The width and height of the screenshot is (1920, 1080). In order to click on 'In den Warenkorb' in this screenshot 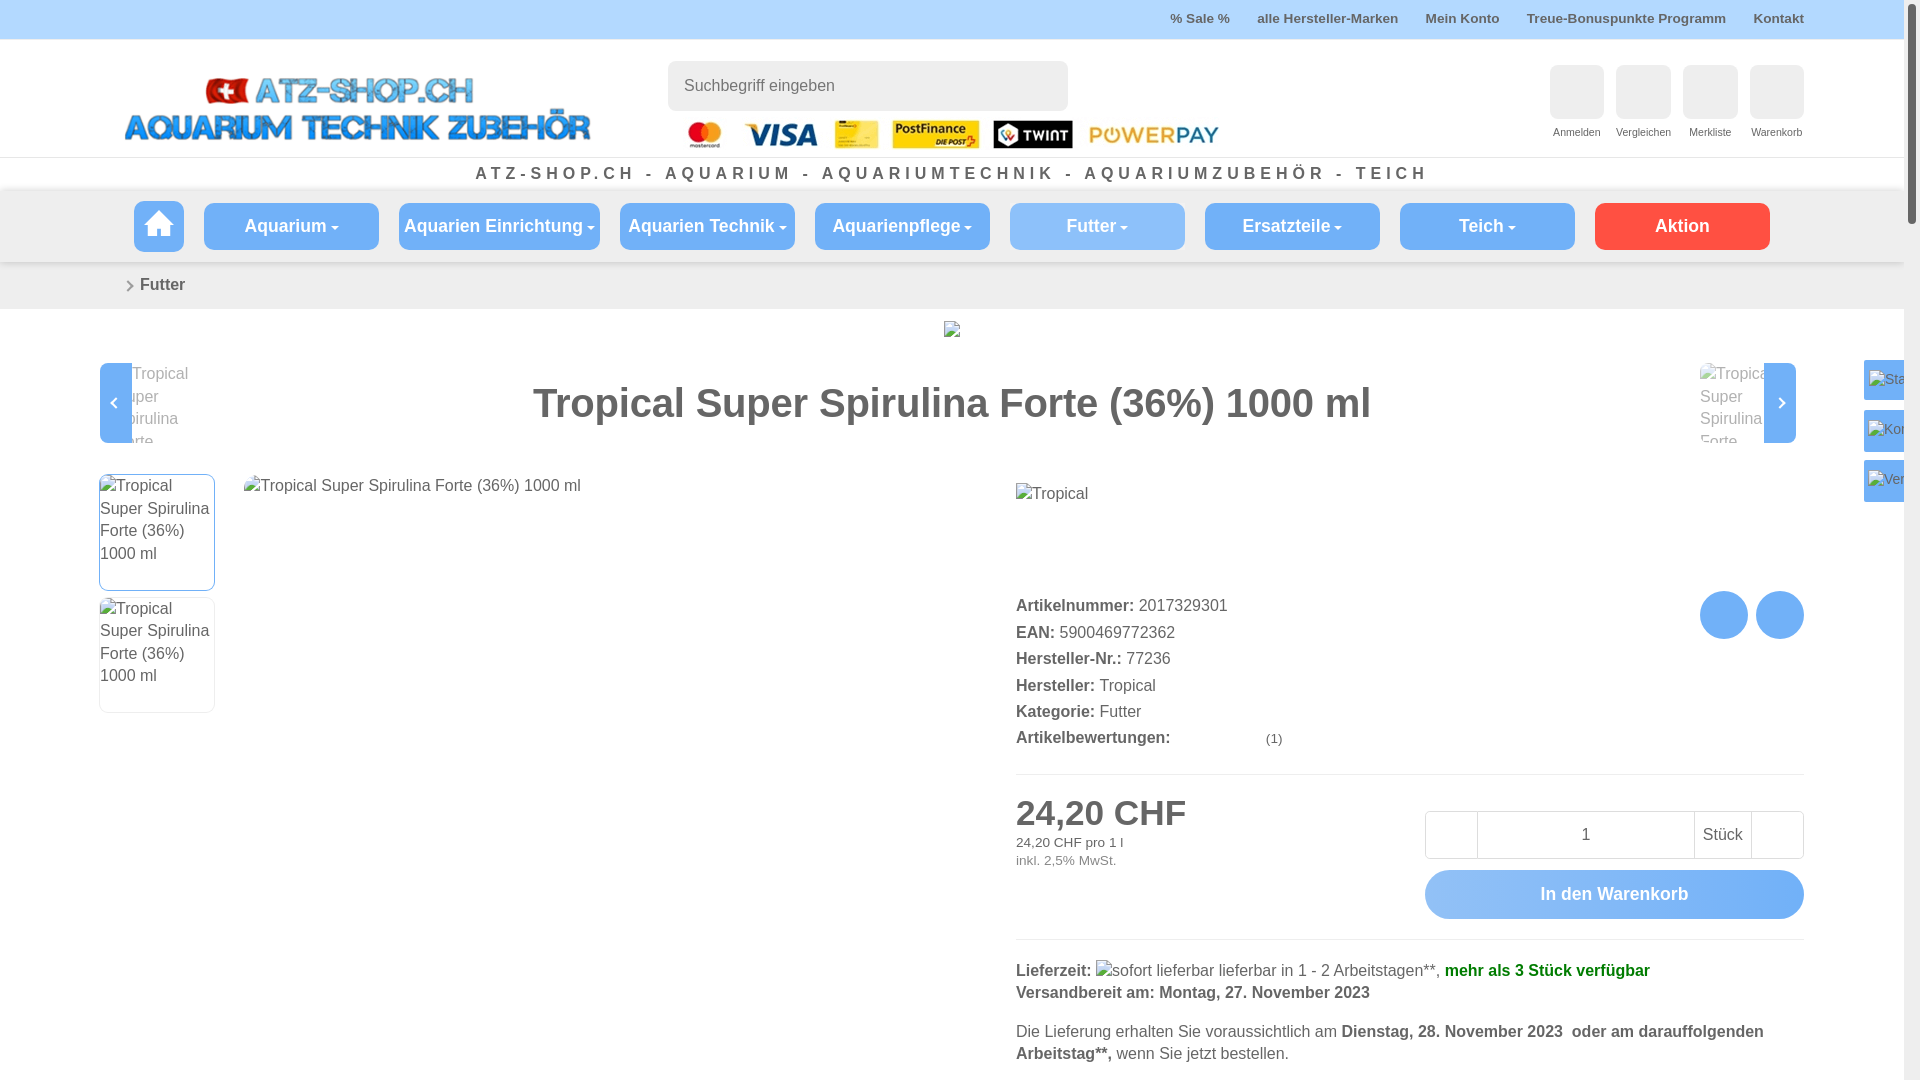, I will do `click(1614, 893)`.